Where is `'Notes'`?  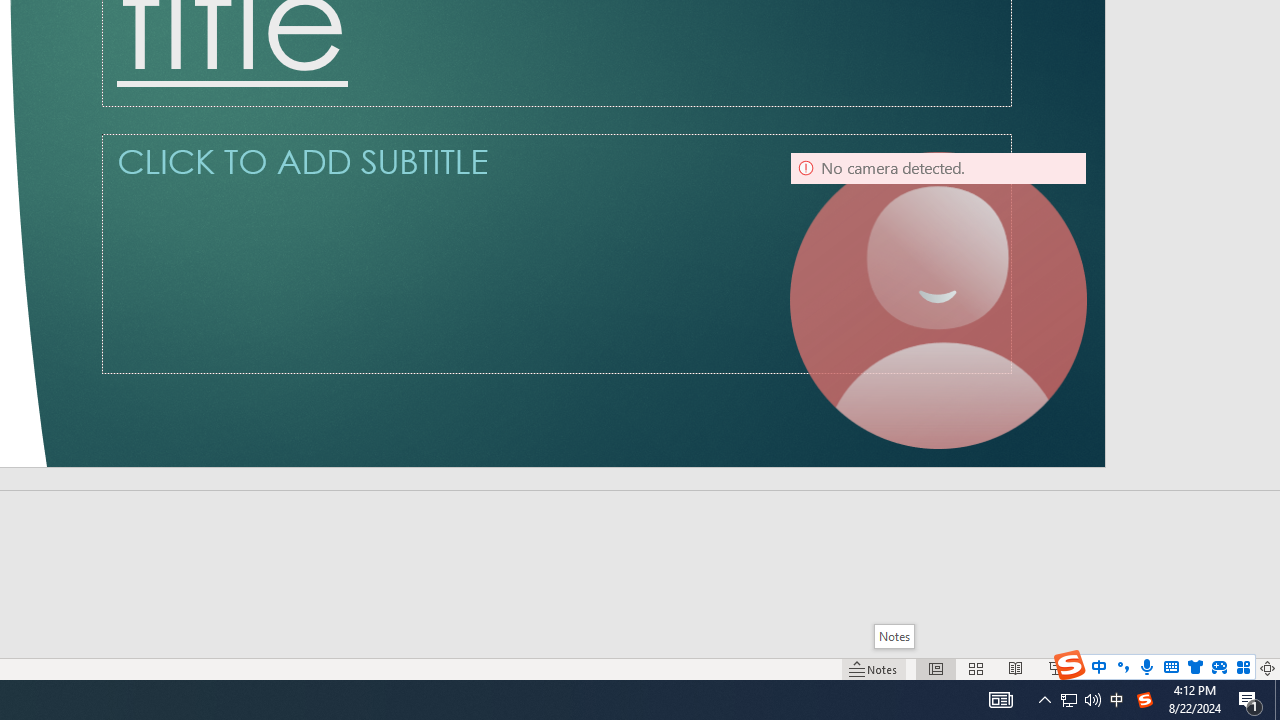
'Notes' is located at coordinates (893, 636).